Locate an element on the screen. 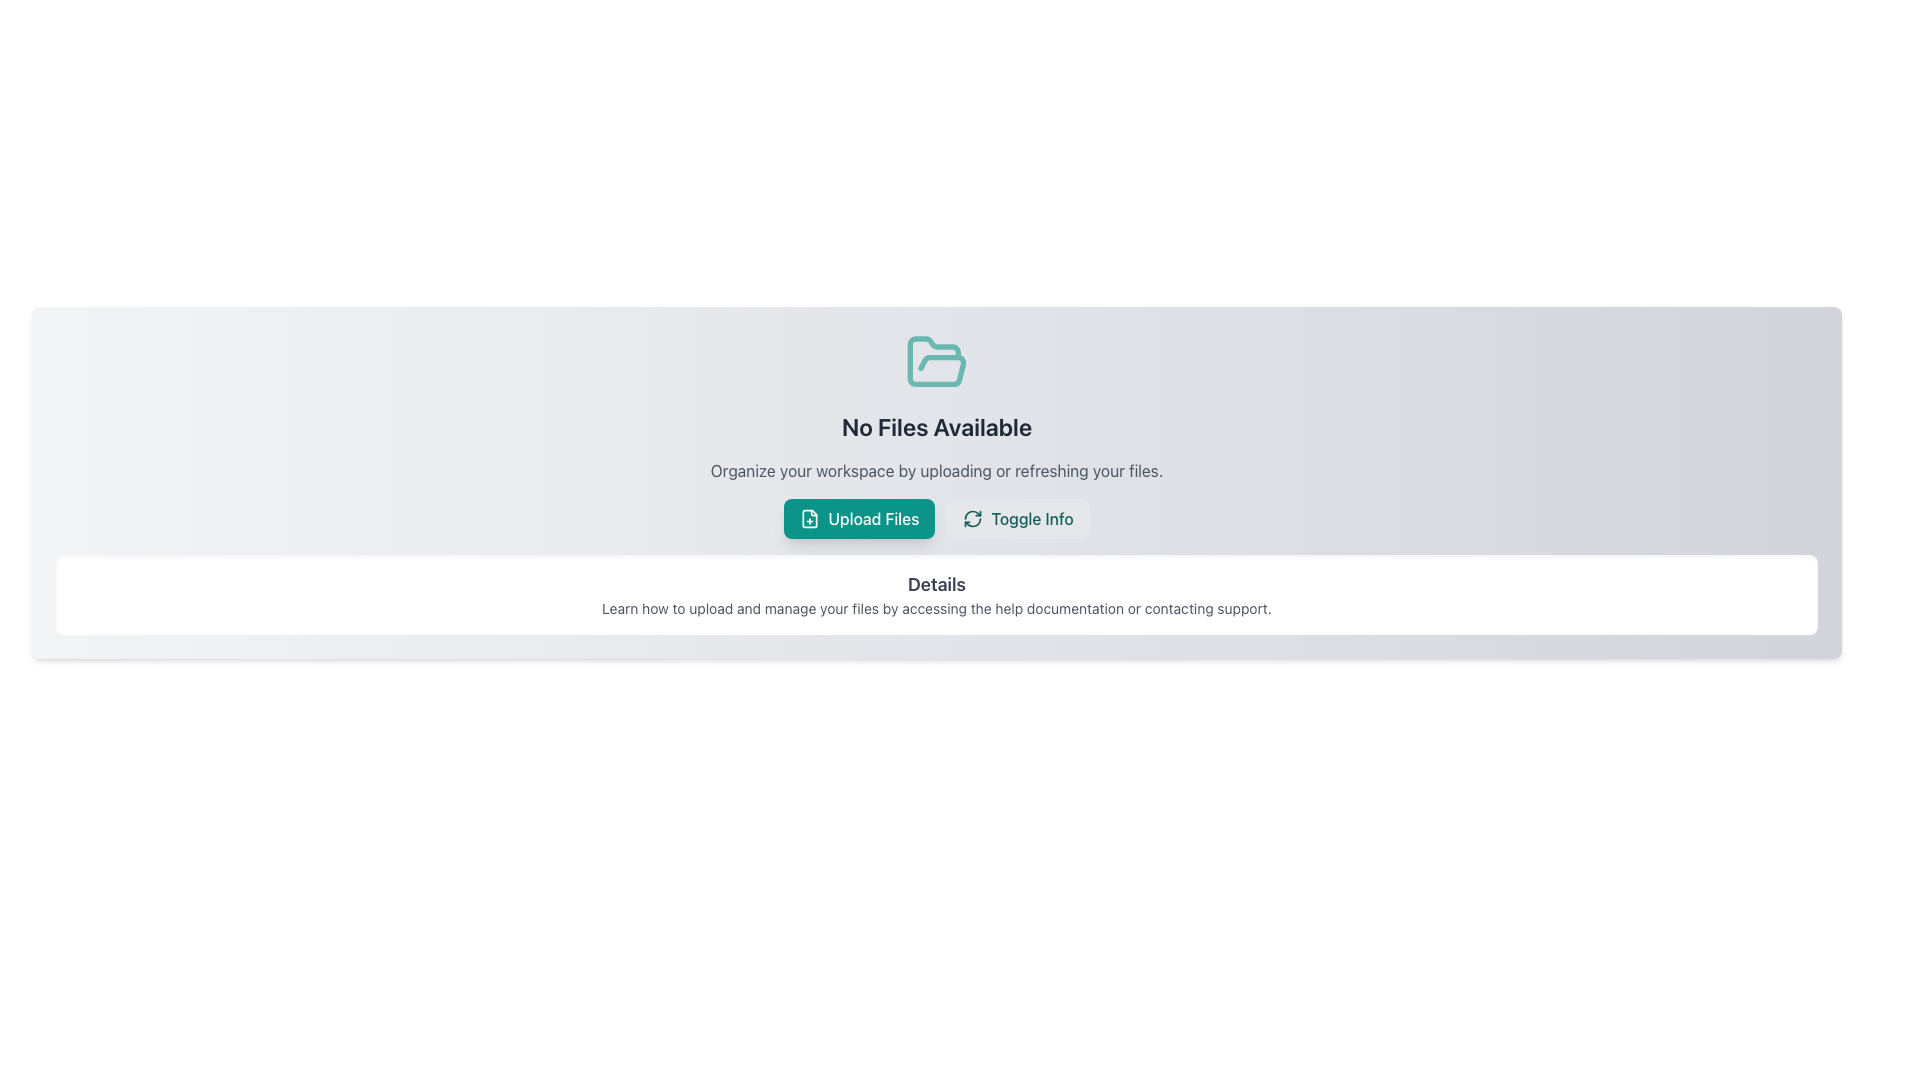 Image resolution: width=1920 pixels, height=1080 pixels. the teal-colored folder icon located at the center top of the card-like interface, positioned above the heading 'No Files Available' is located at coordinates (935, 362).